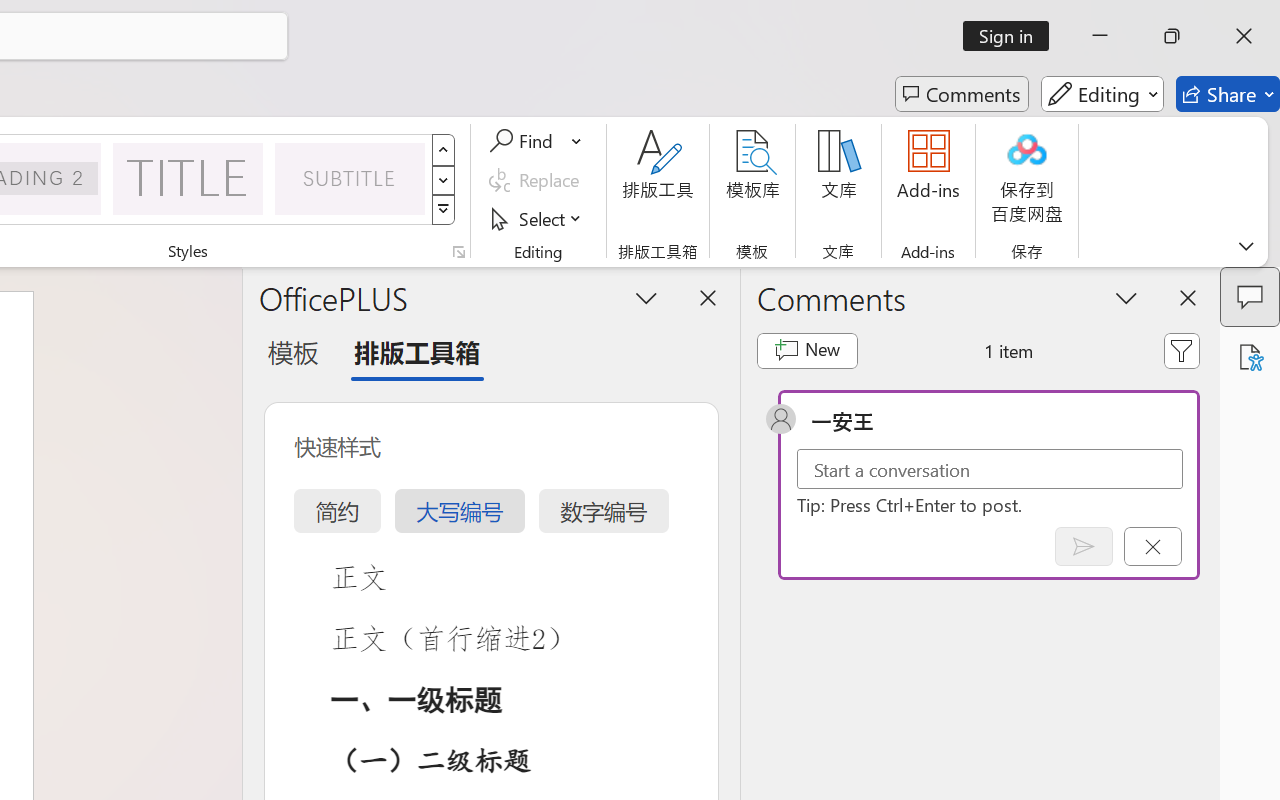  I want to click on 'Post comment (Ctrl + Enter)', so click(1083, 546).